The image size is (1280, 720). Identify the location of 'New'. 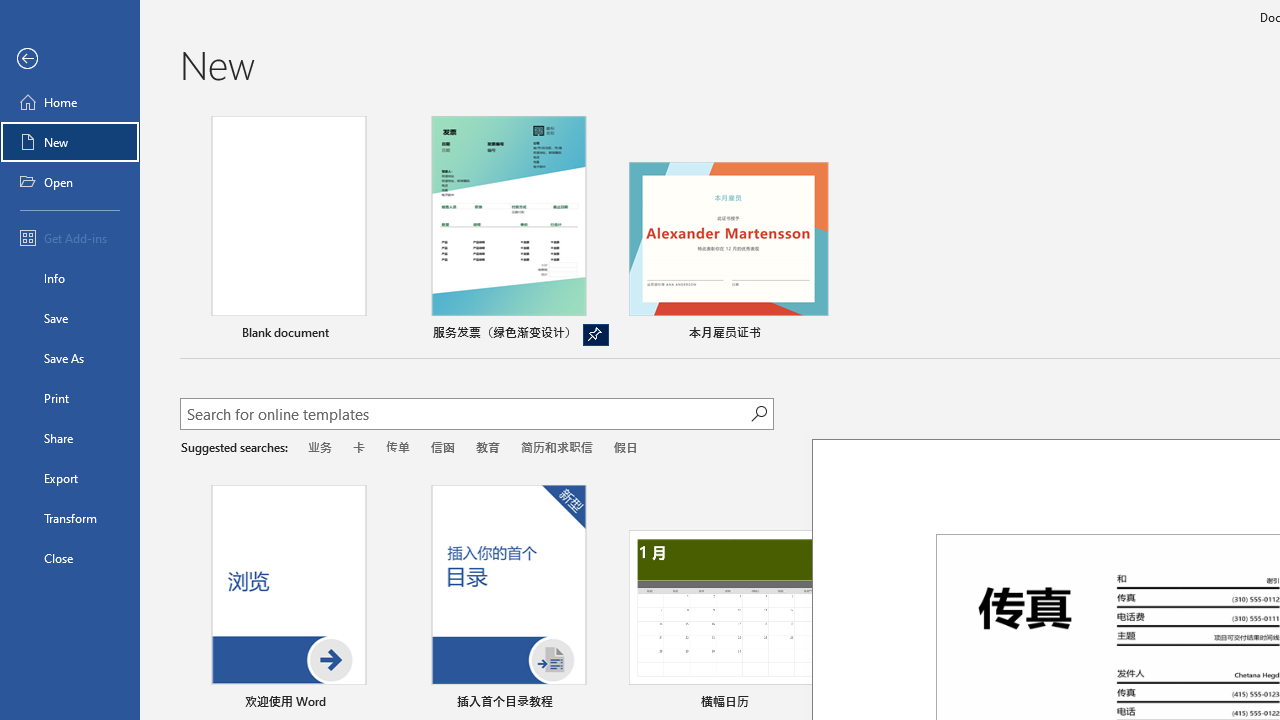
(69, 140).